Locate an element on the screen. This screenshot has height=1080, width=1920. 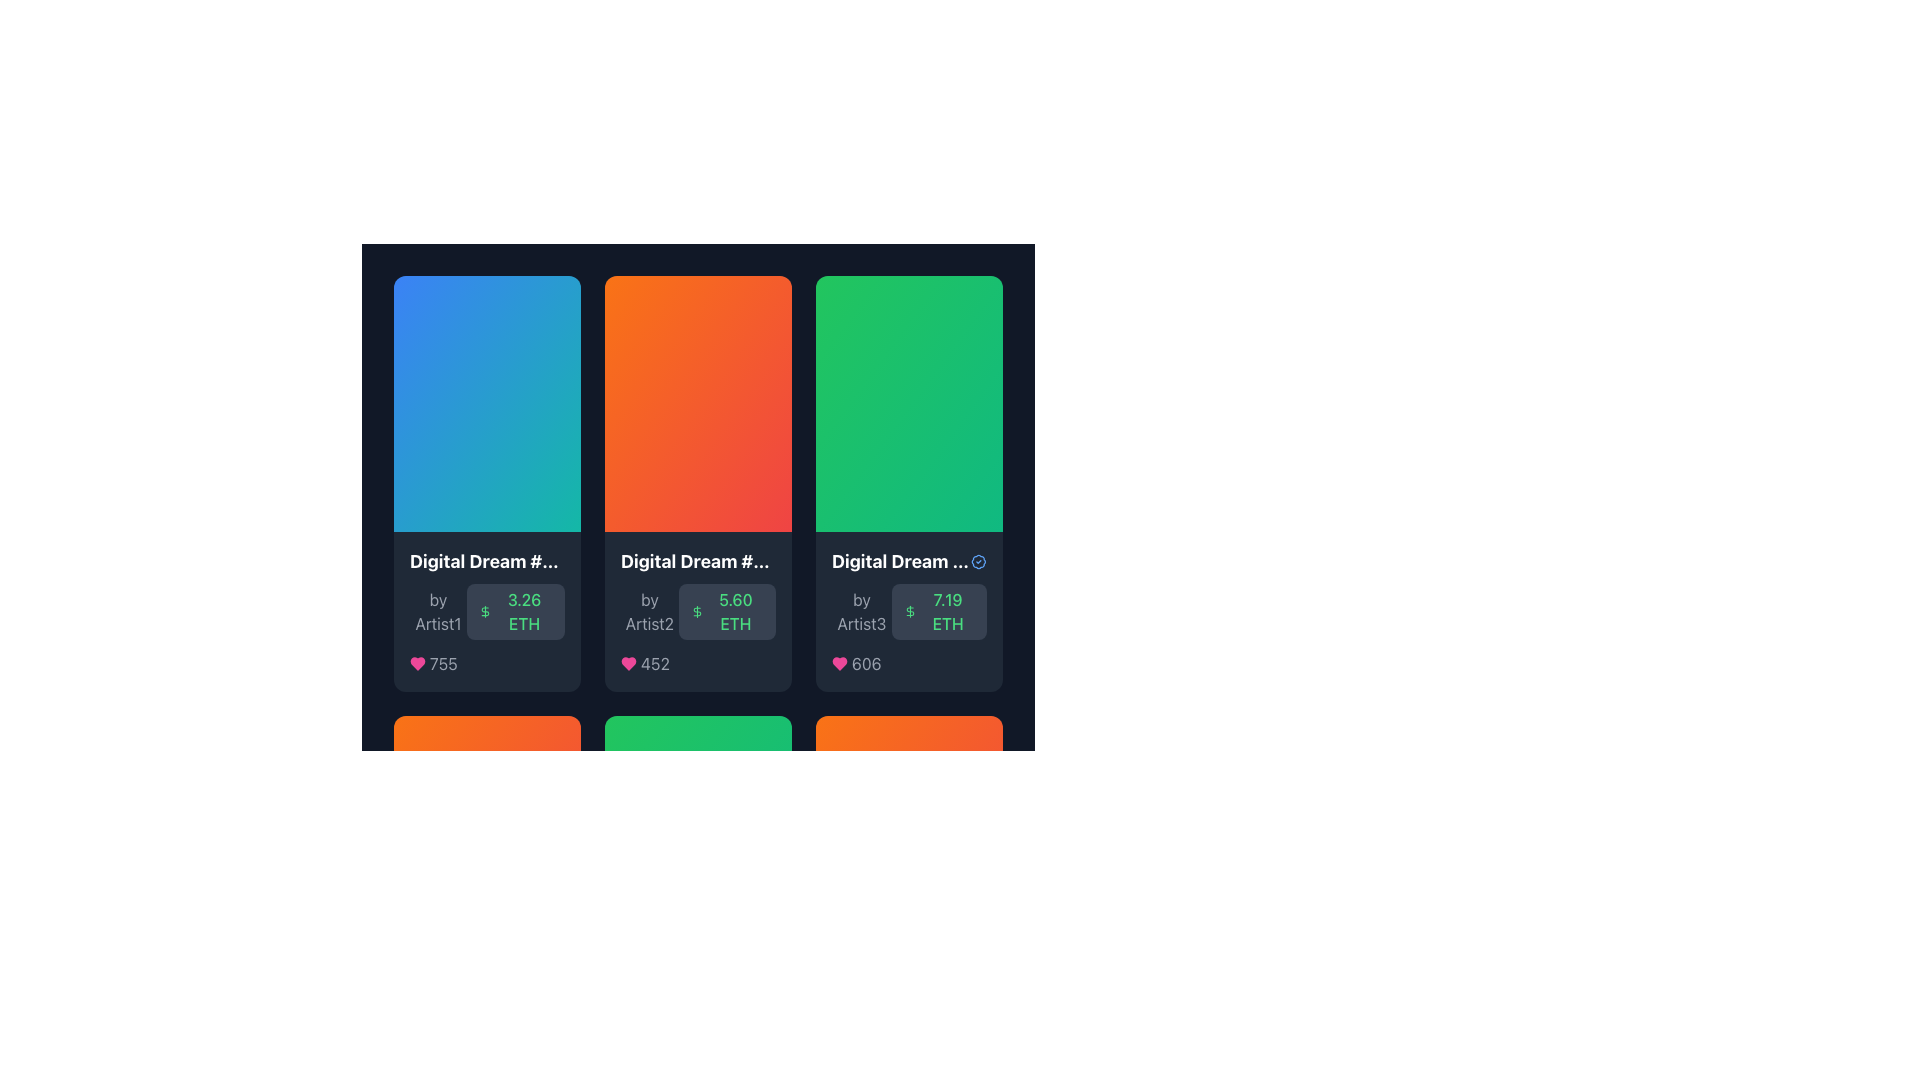
the text label displaying 'by Artist1' in light gray font, located in the lower-left section of the card for 'Digital Dream #1' is located at coordinates (437, 611).